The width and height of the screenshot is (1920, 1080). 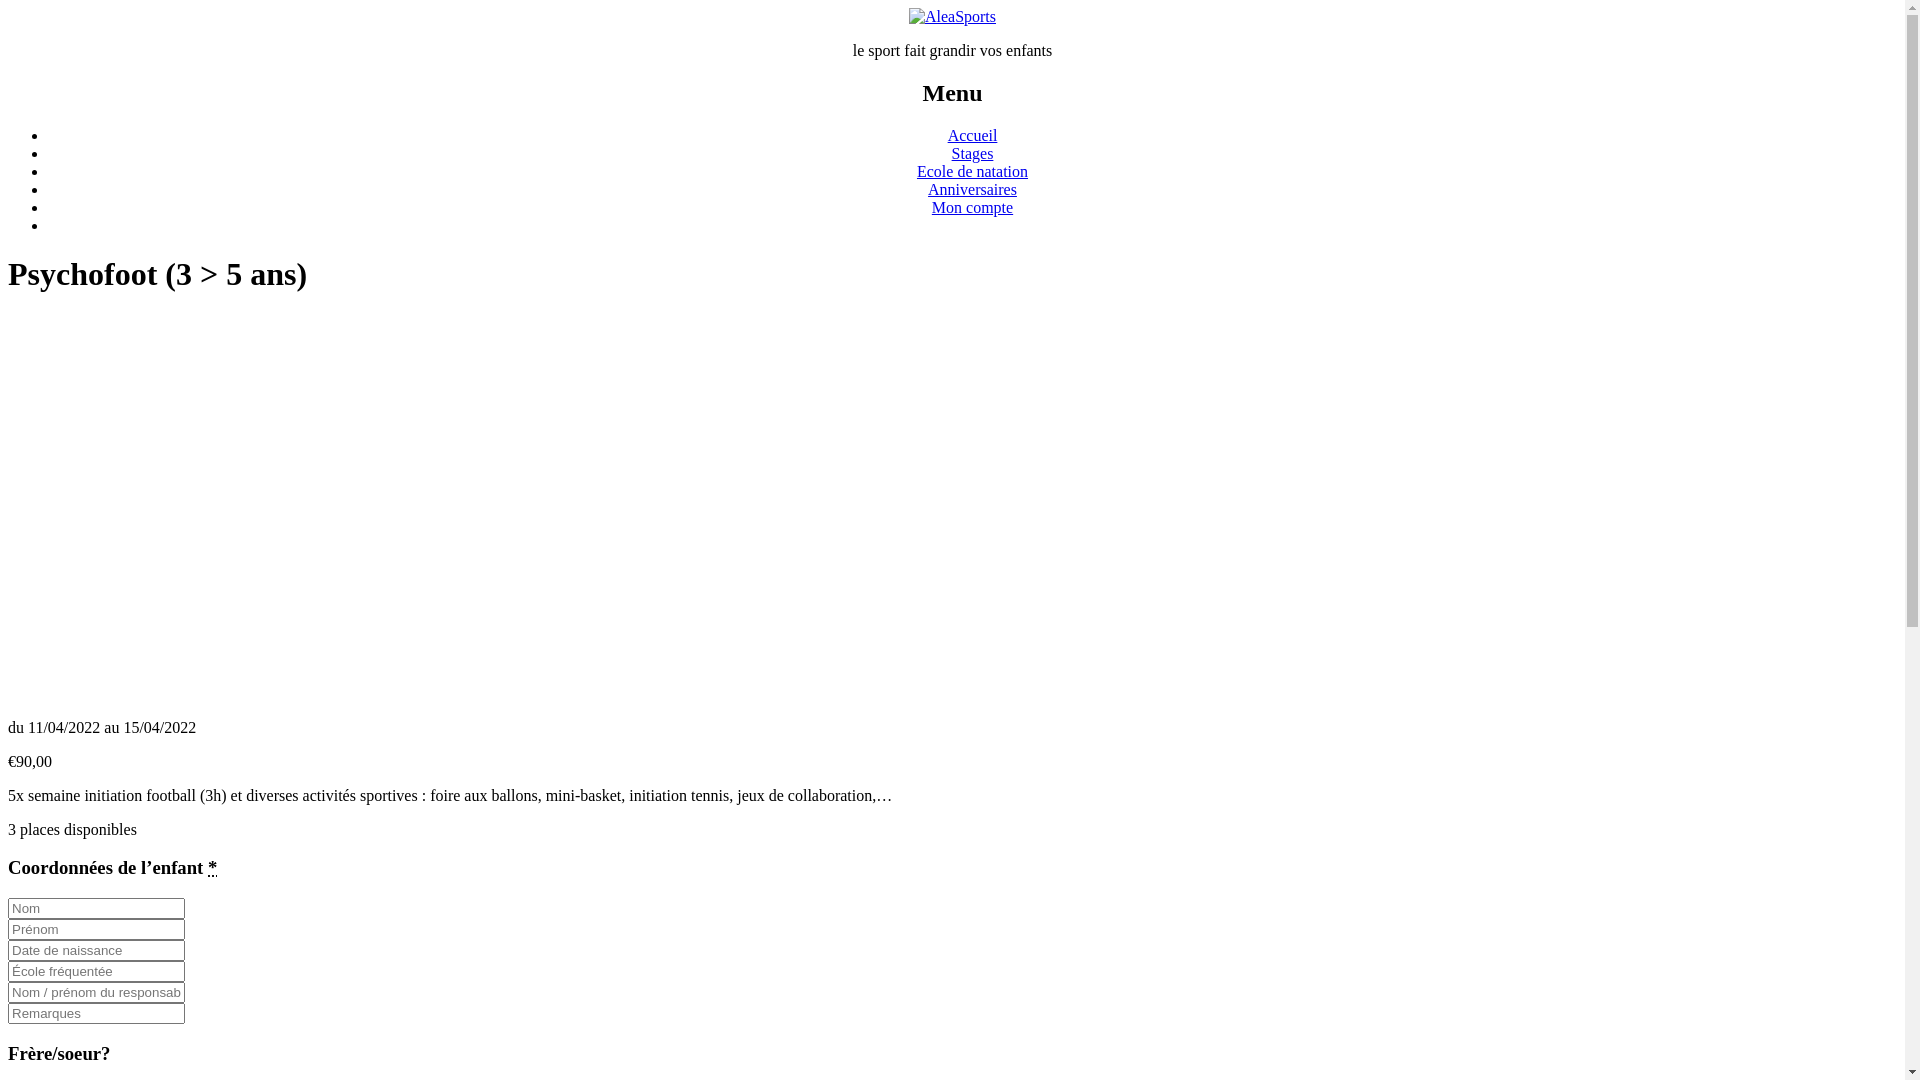 What do you see at coordinates (926, 189) in the screenshot?
I see `'Anniversaires'` at bounding box center [926, 189].